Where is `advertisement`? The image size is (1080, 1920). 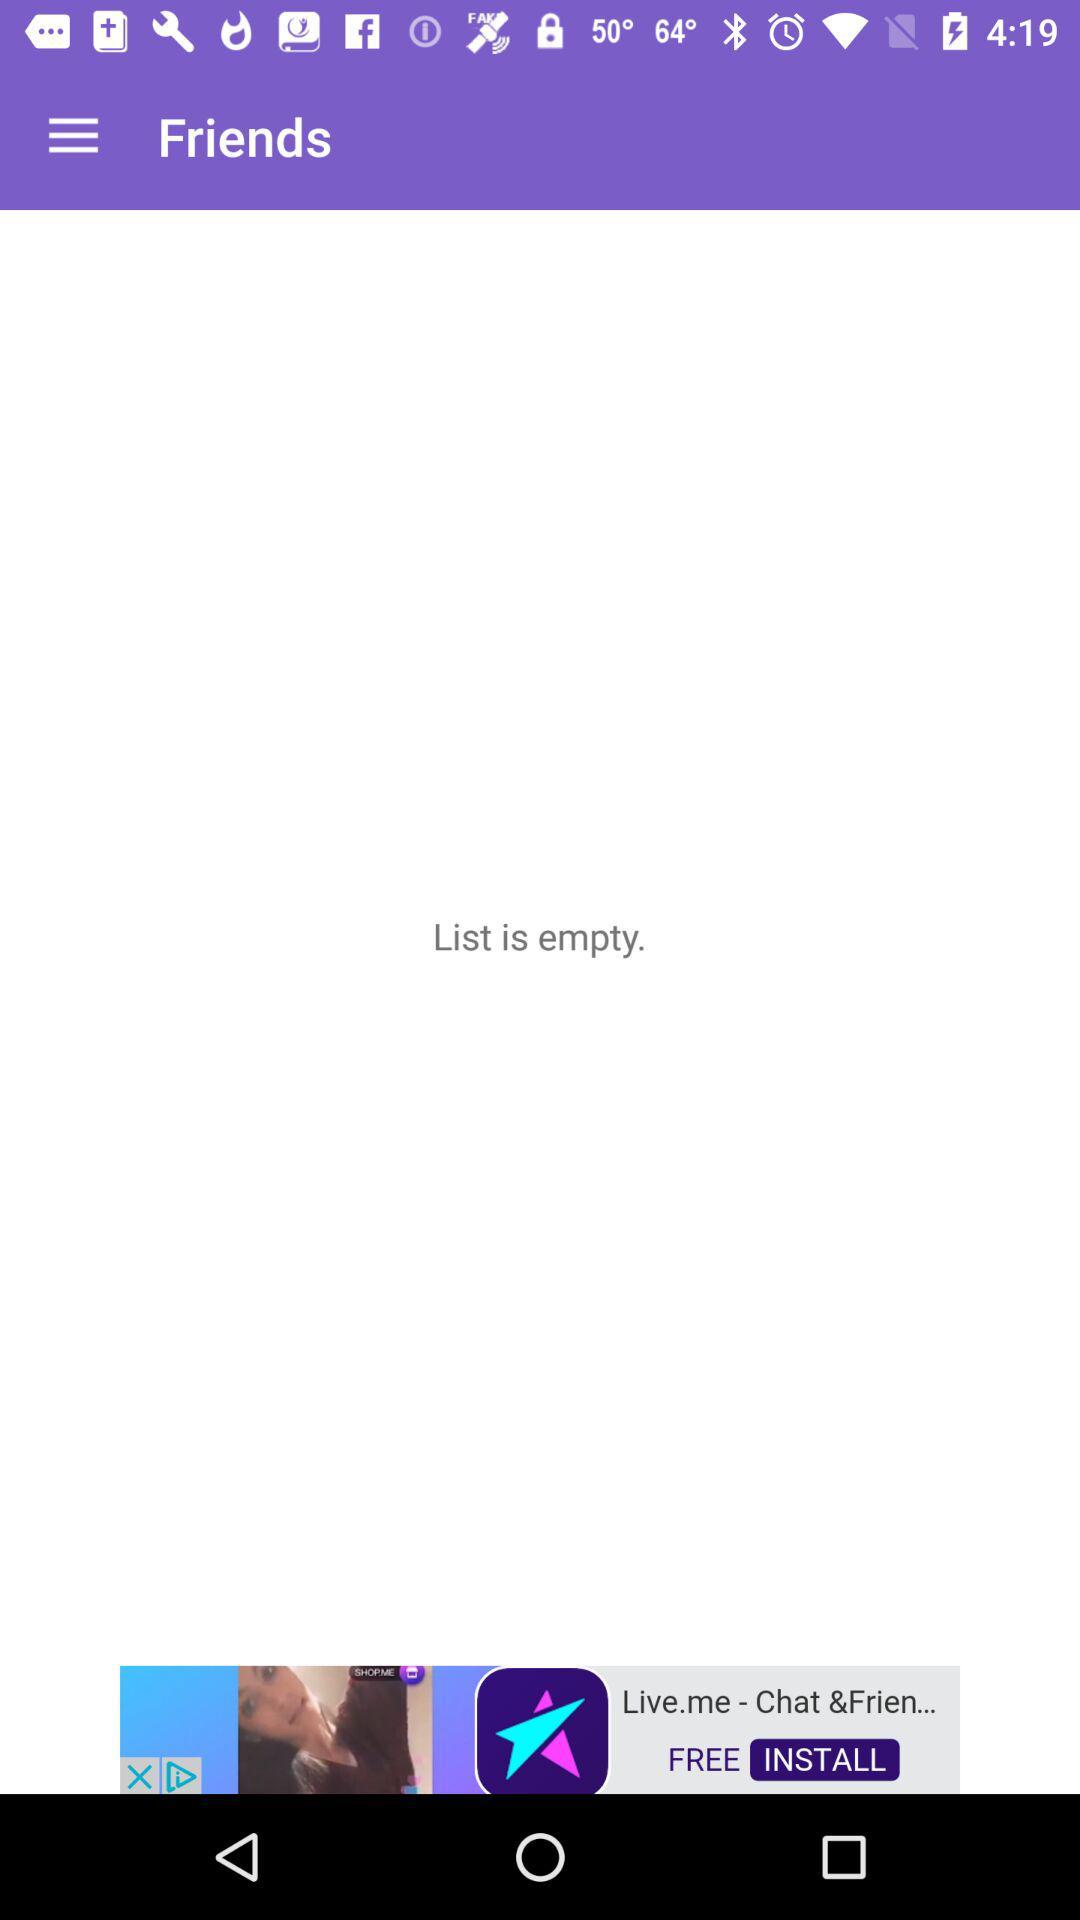
advertisement is located at coordinates (540, 1727).